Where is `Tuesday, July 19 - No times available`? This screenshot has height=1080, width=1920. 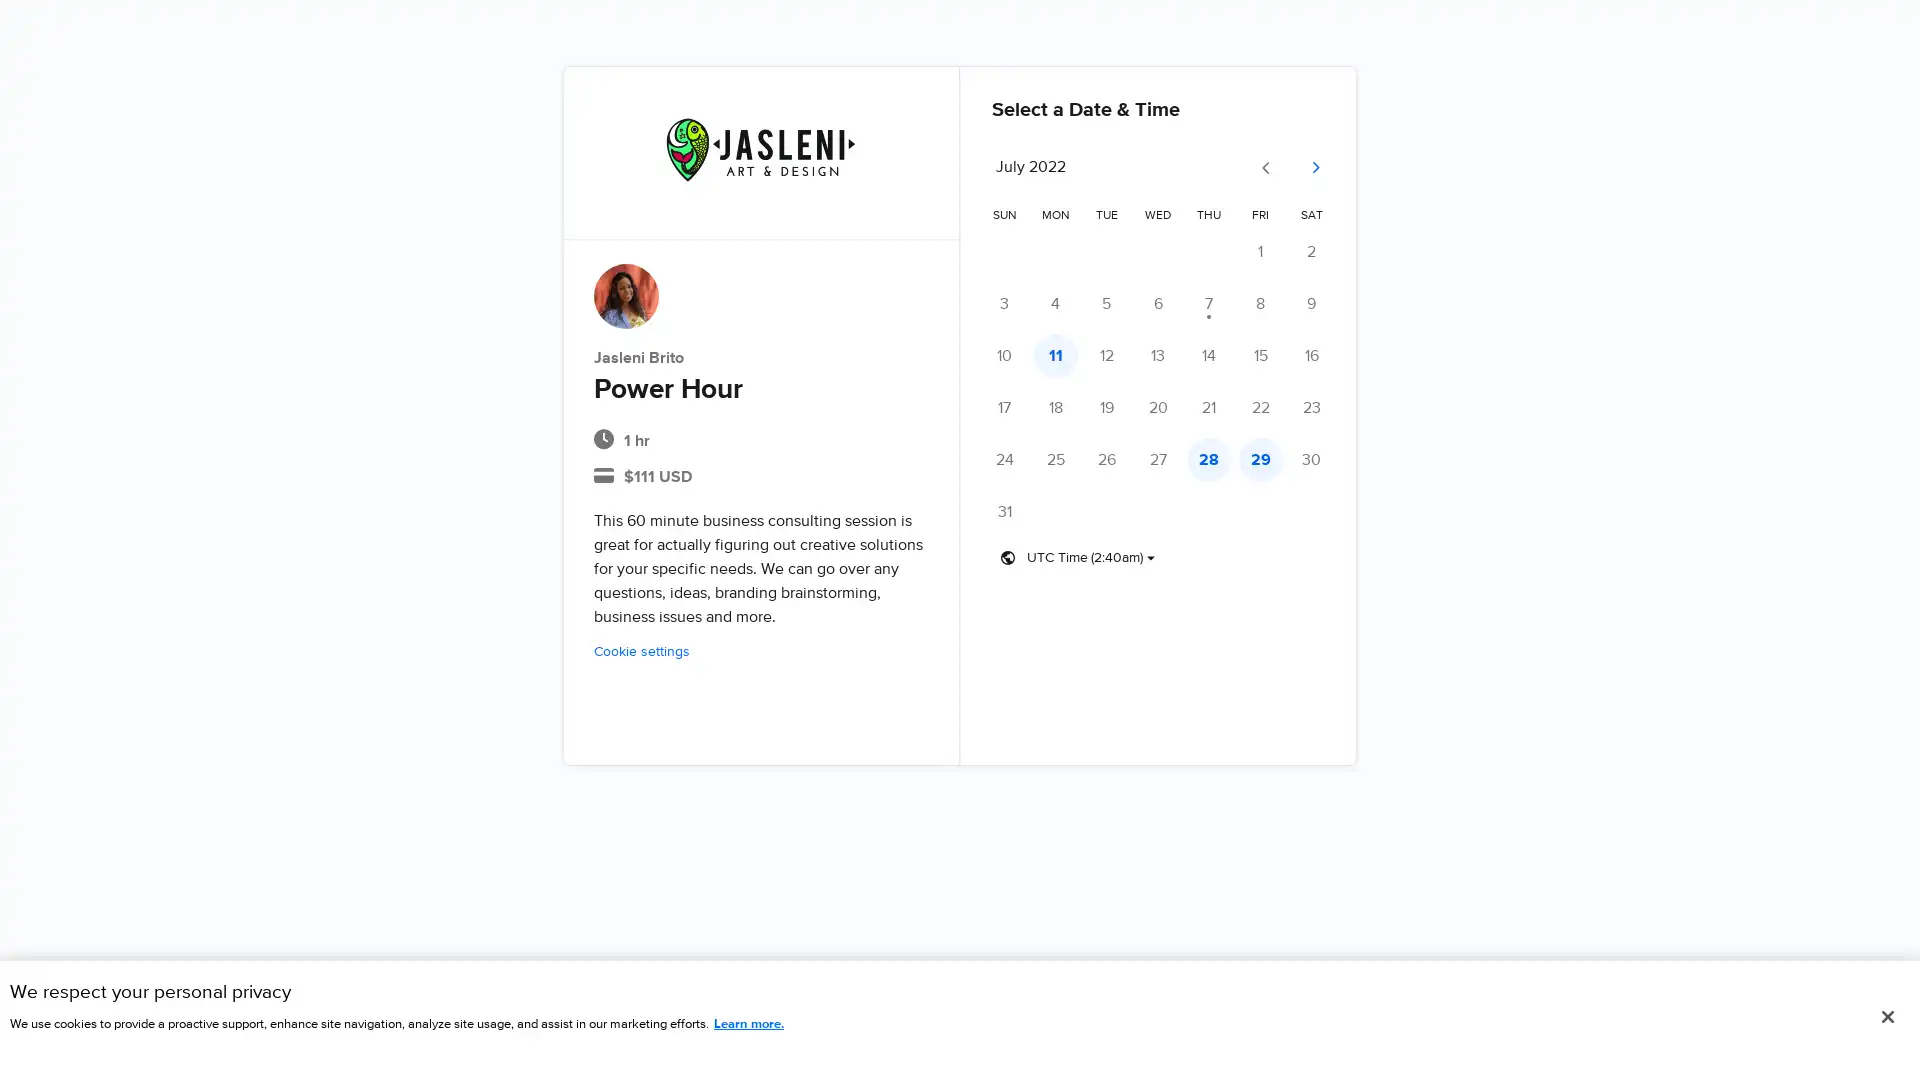
Tuesday, July 19 - No times available is located at coordinates (1106, 407).